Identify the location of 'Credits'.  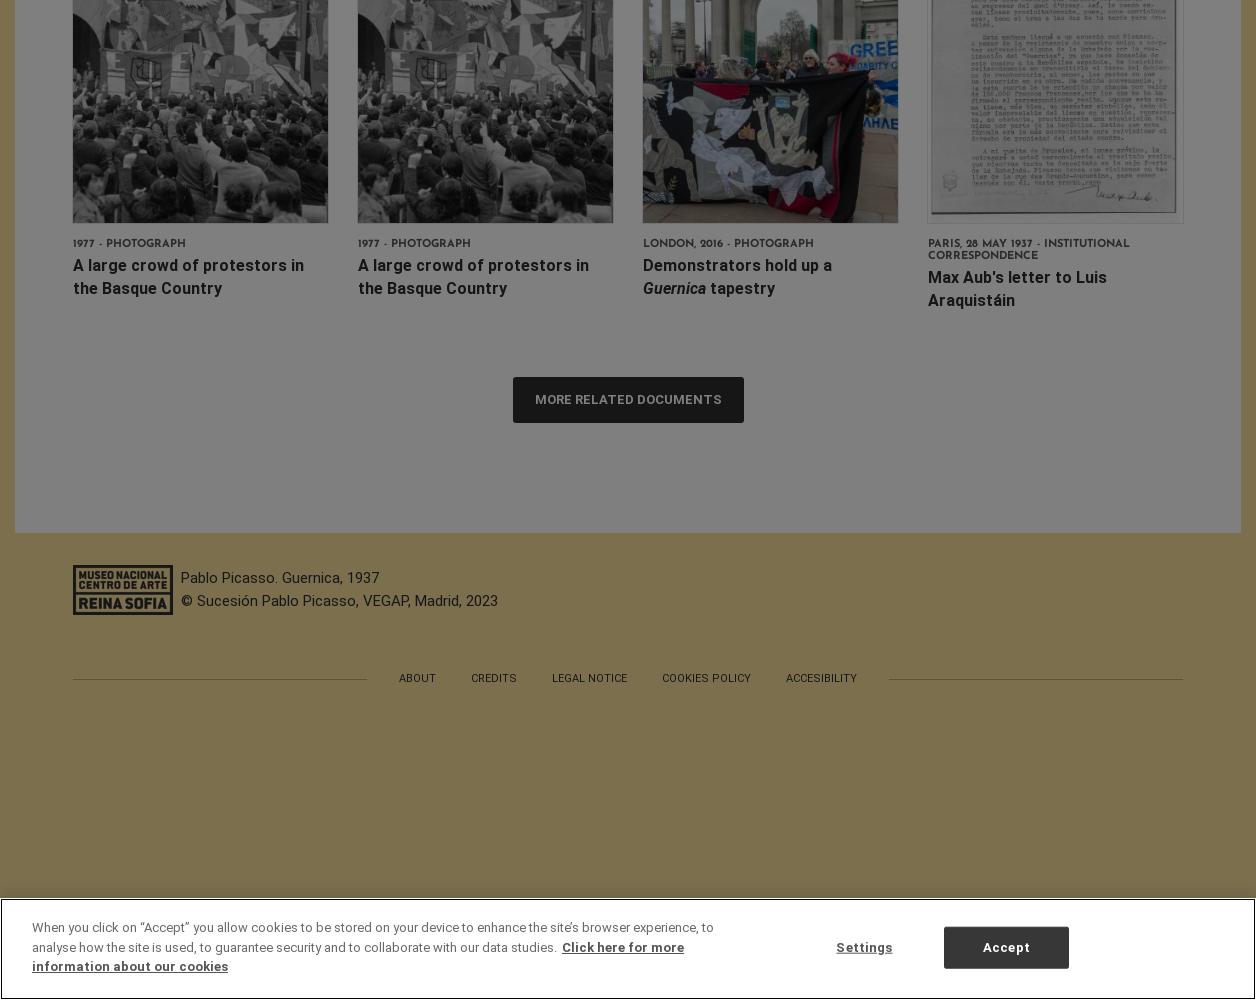
(492, 677).